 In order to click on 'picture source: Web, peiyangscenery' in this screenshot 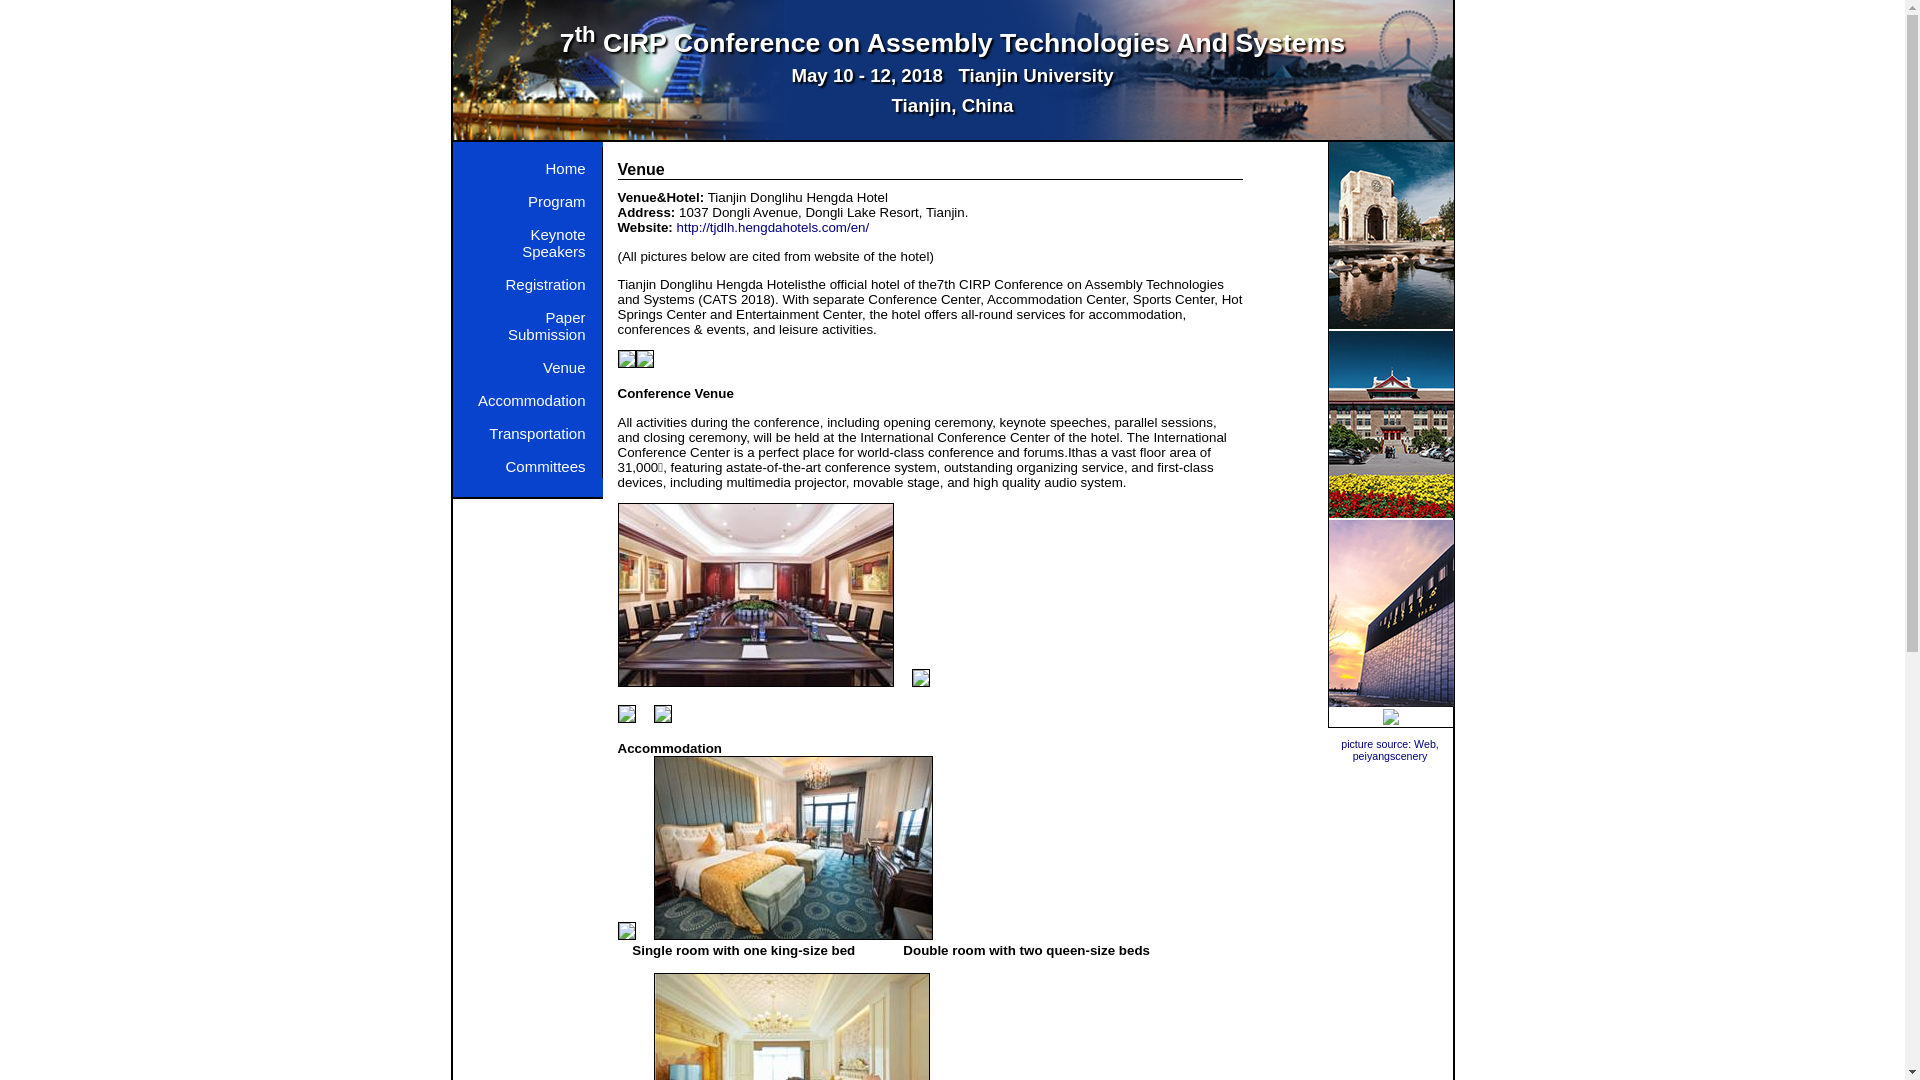, I will do `click(1389, 749)`.